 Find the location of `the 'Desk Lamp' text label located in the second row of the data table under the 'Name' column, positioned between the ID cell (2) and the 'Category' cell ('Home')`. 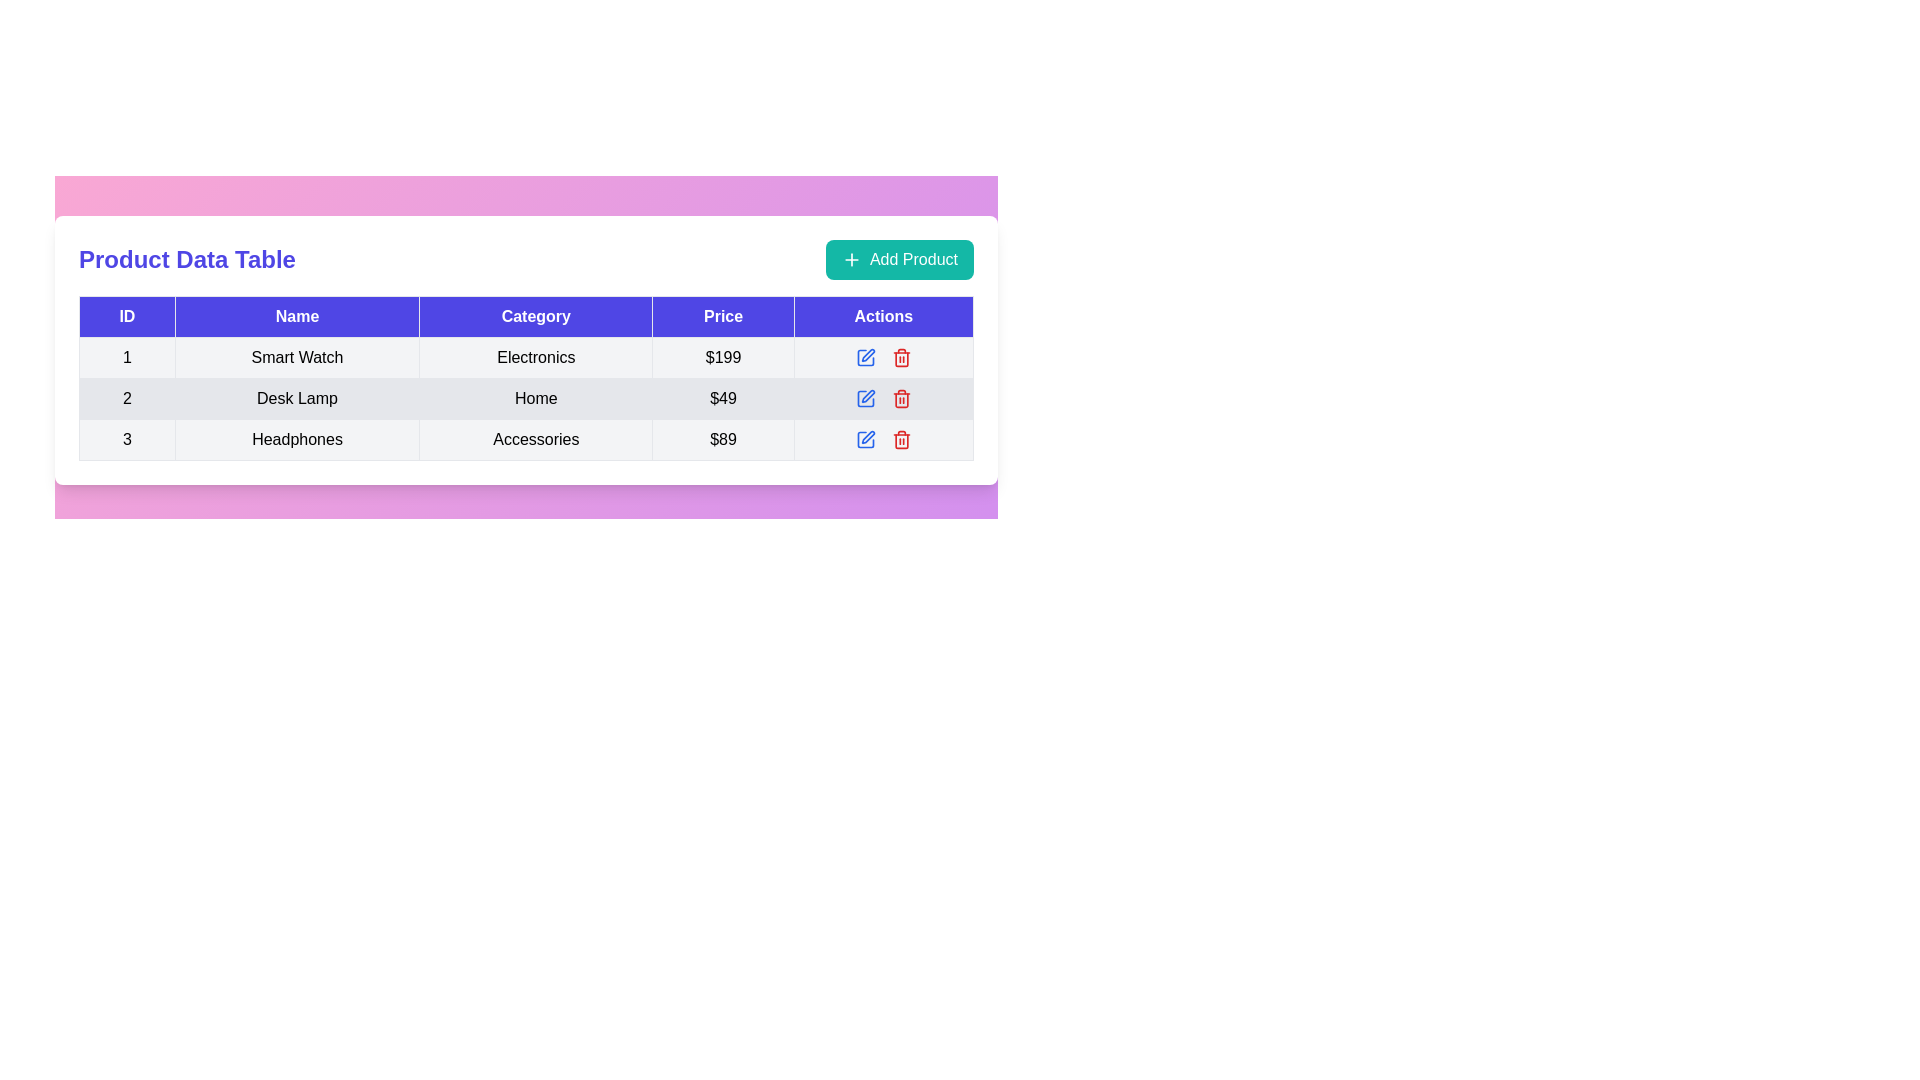

the 'Desk Lamp' text label located in the second row of the data table under the 'Name' column, positioned between the ID cell (2) and the 'Category' cell ('Home') is located at coordinates (296, 398).